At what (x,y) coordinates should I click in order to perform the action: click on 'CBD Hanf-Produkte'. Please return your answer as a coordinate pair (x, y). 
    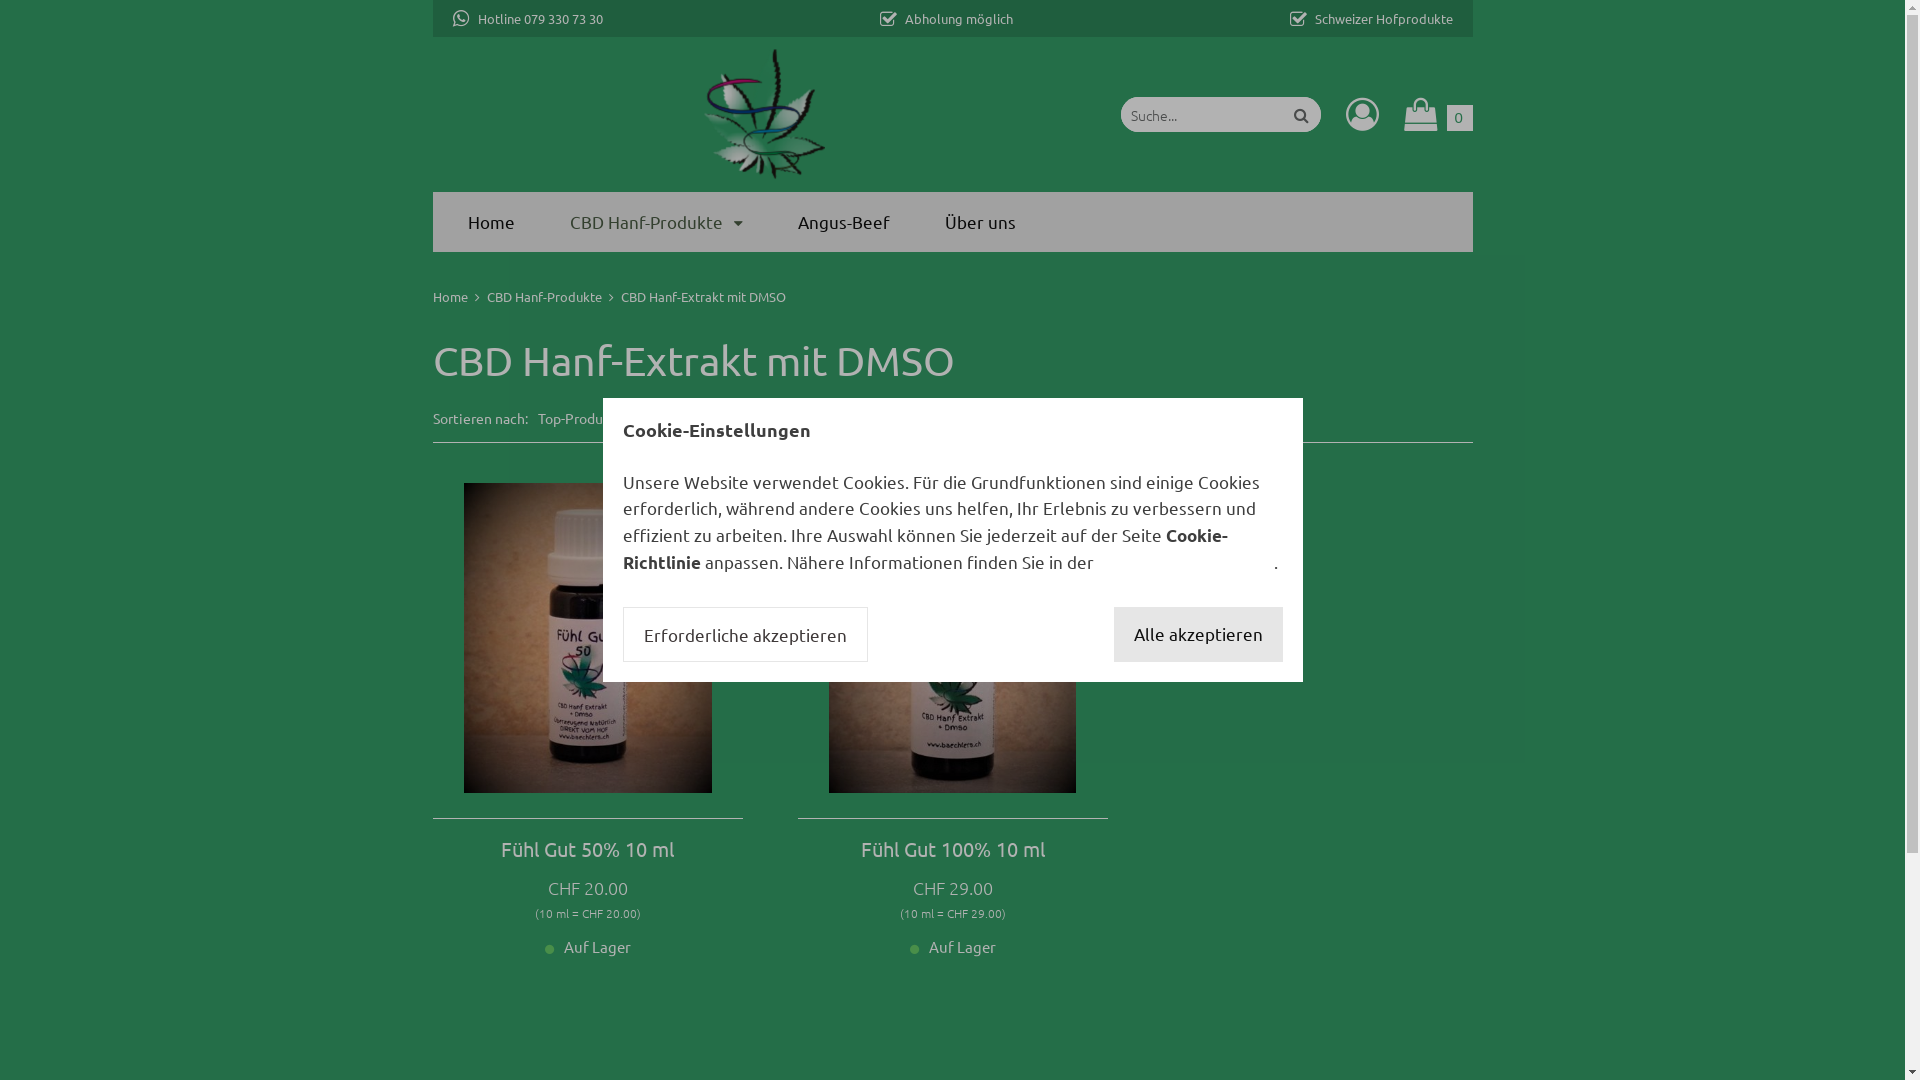
    Looking at the image, I should click on (656, 221).